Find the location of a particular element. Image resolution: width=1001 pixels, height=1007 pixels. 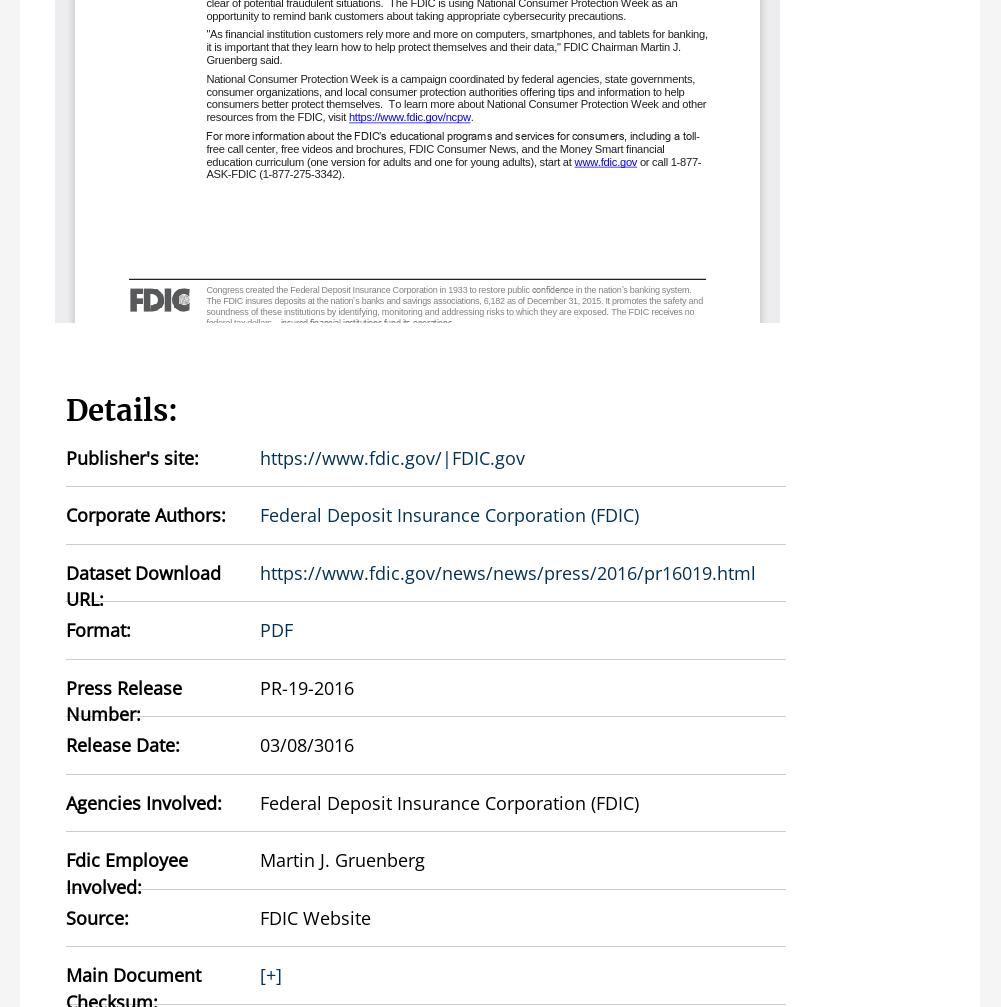

'Corporate Authors:' is located at coordinates (146, 513).